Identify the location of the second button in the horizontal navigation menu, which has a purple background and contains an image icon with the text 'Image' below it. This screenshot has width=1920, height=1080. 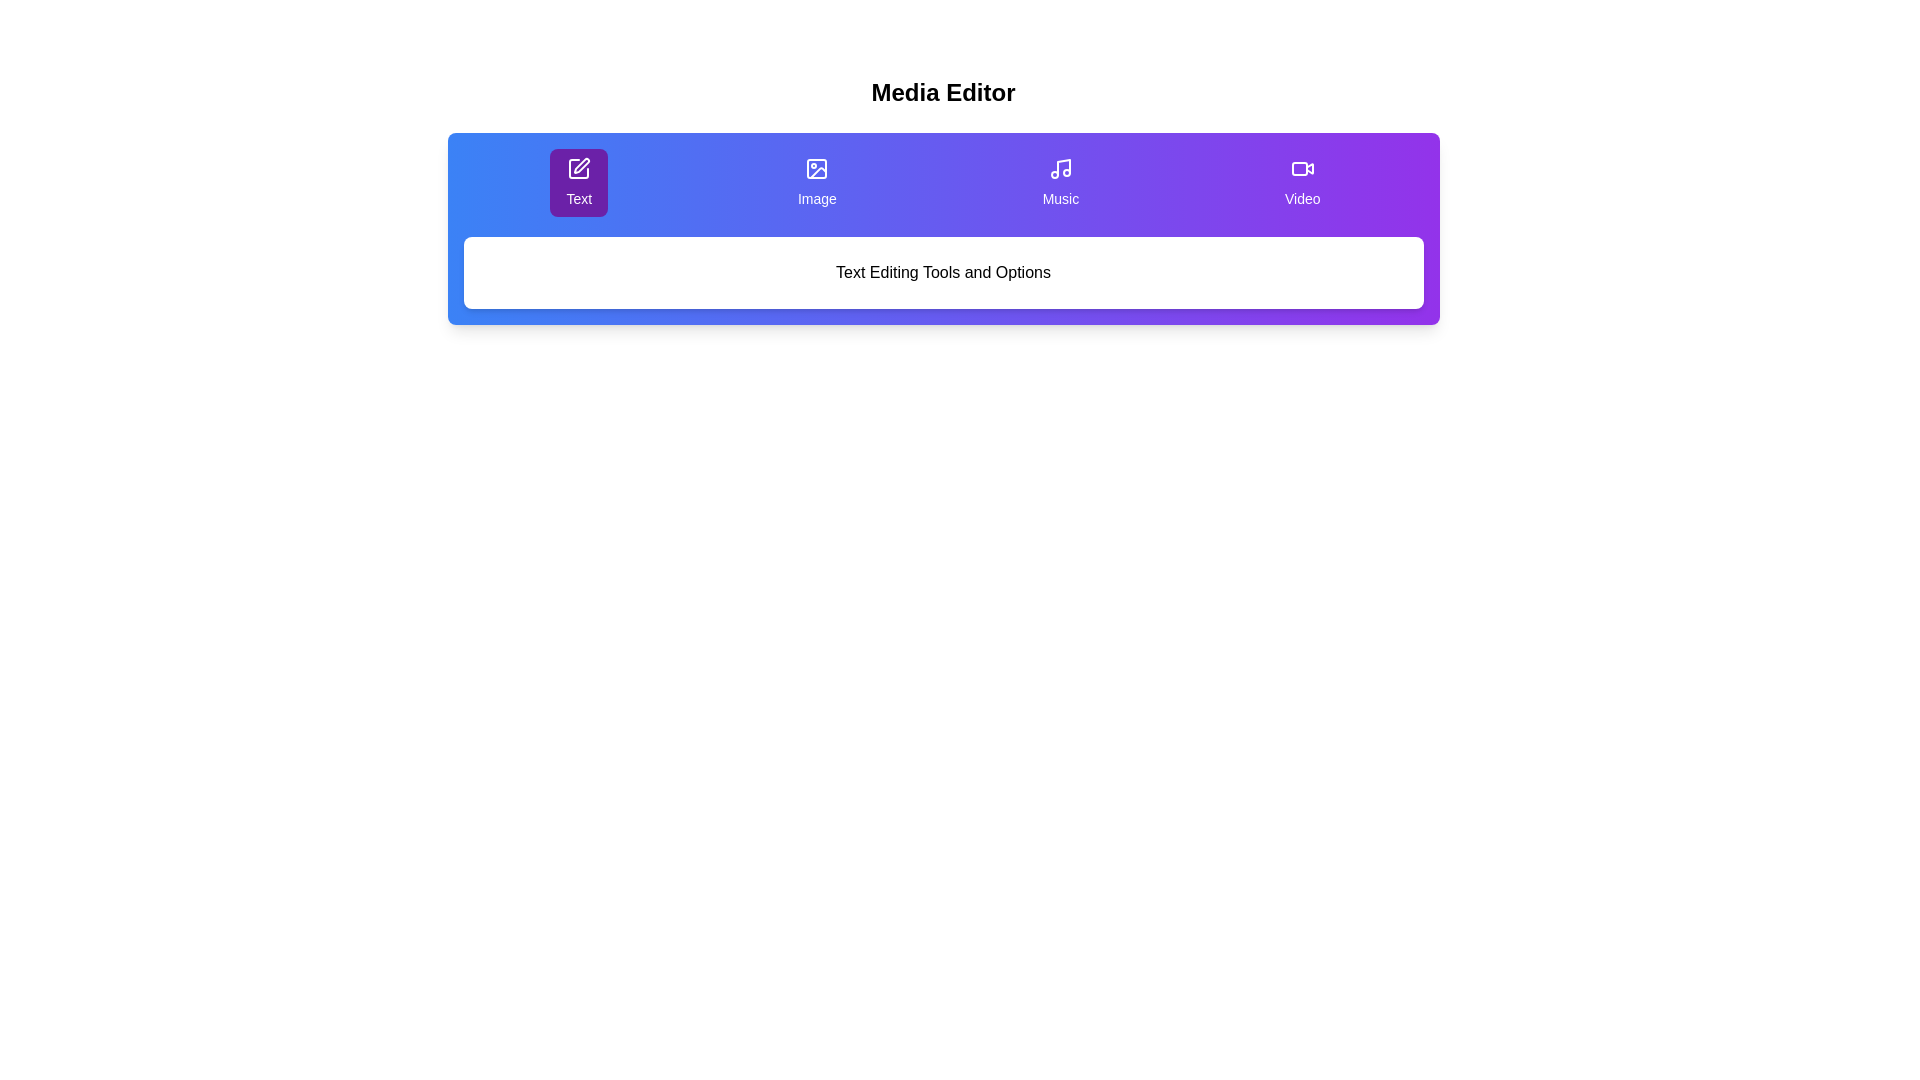
(816, 182).